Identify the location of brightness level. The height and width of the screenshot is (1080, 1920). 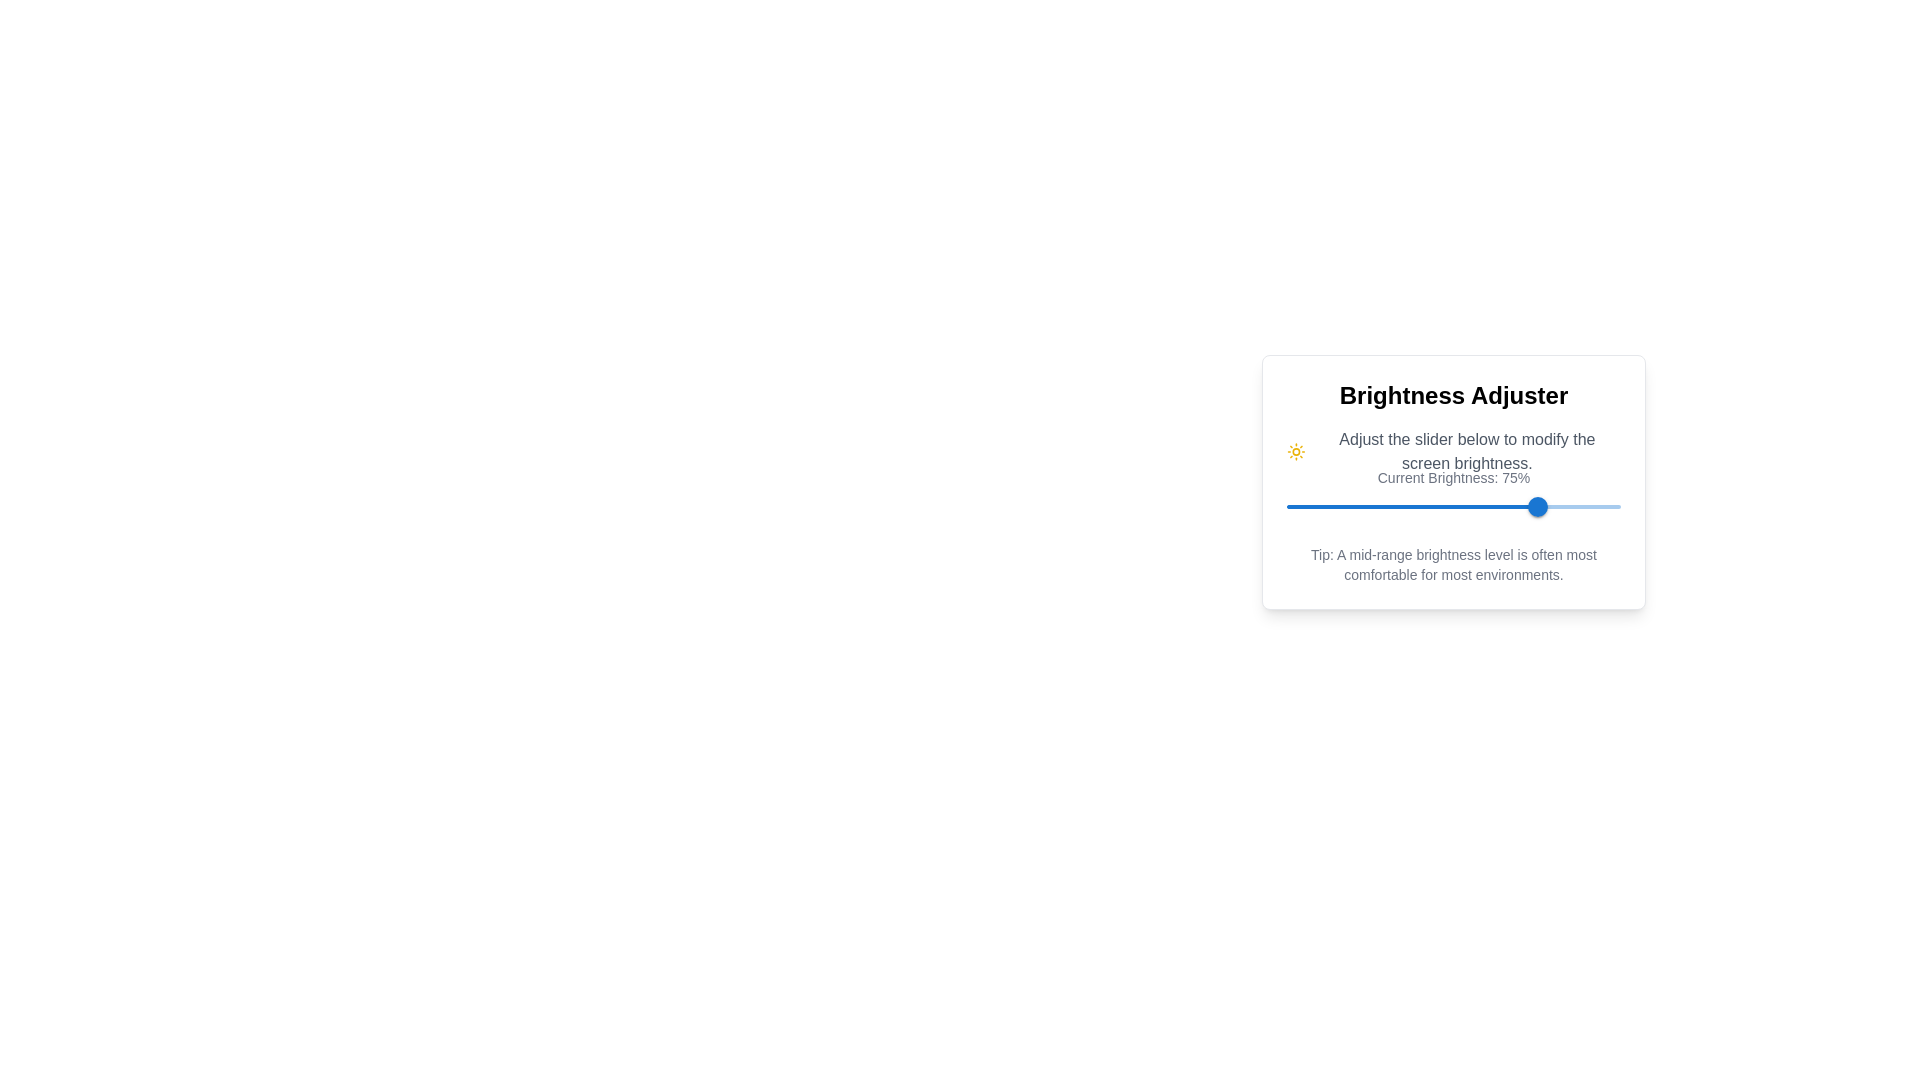
(1607, 505).